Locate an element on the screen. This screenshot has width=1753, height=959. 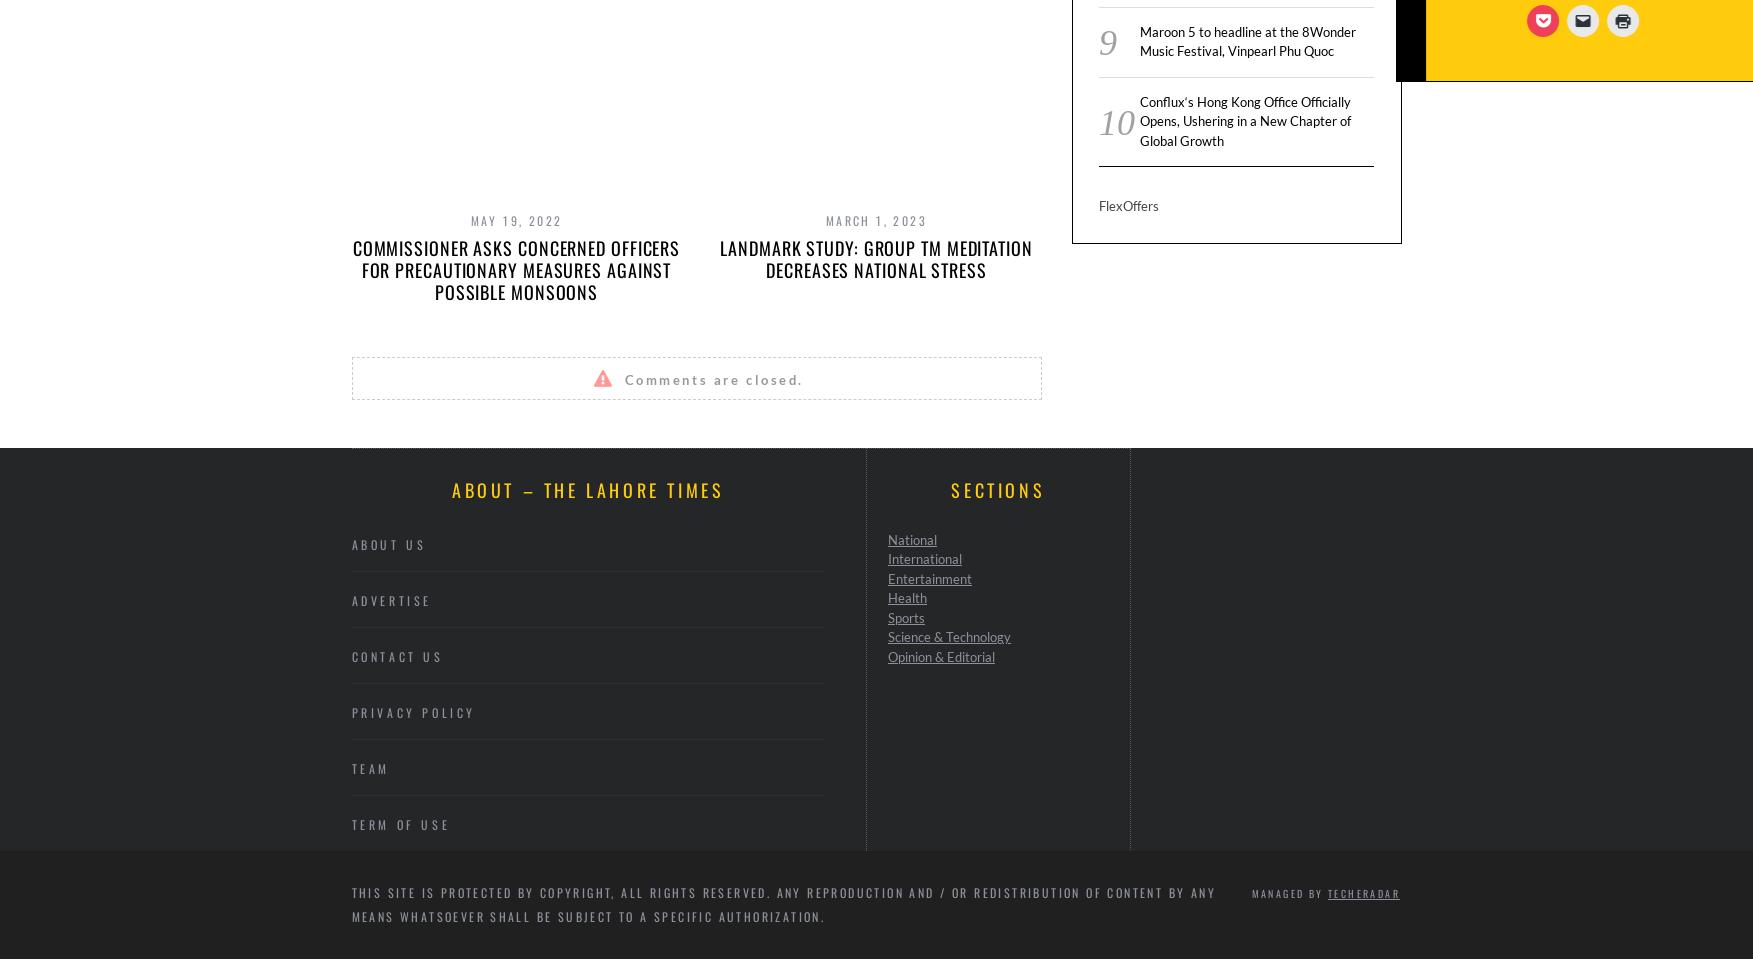
'About Us' is located at coordinates (388, 543).